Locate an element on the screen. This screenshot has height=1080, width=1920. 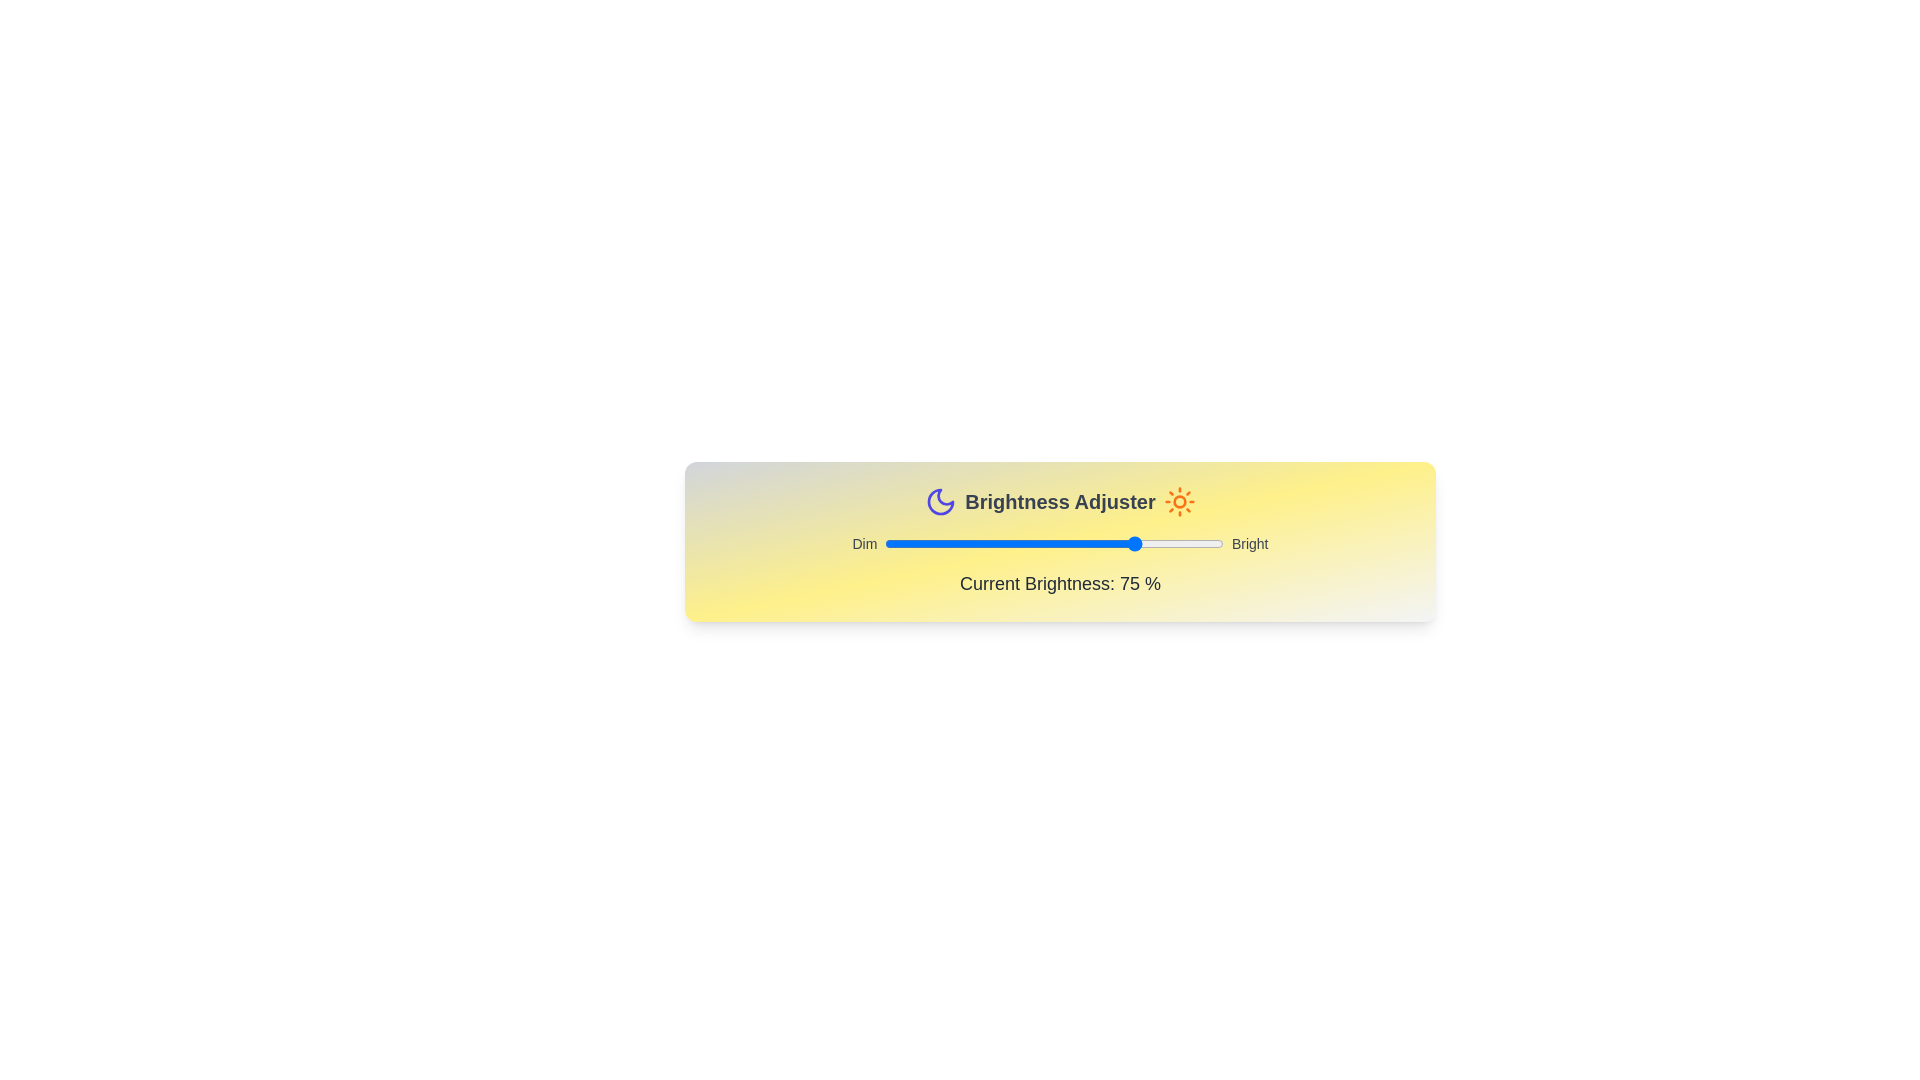
the brightness slider to 87% is located at coordinates (1179, 543).